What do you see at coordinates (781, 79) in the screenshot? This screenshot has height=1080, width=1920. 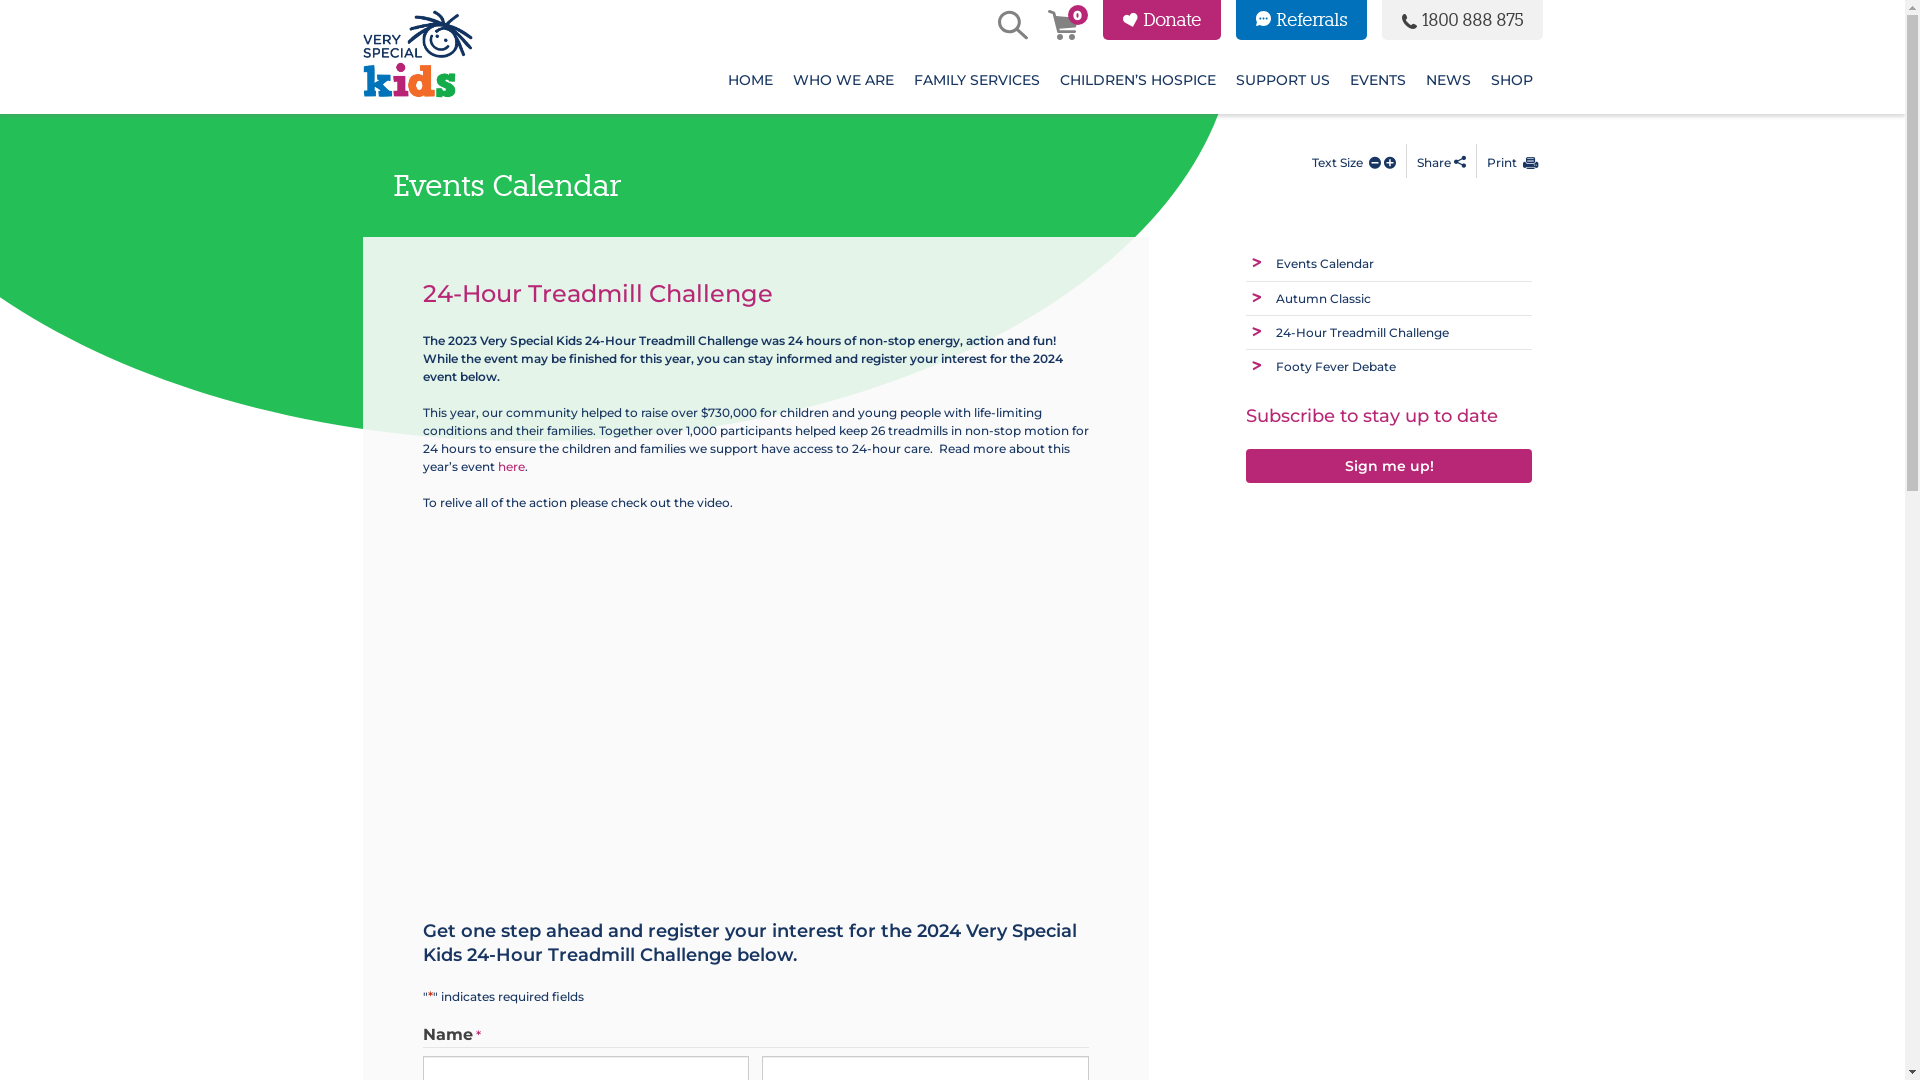 I see `'WHO WE ARE'` at bounding box center [781, 79].